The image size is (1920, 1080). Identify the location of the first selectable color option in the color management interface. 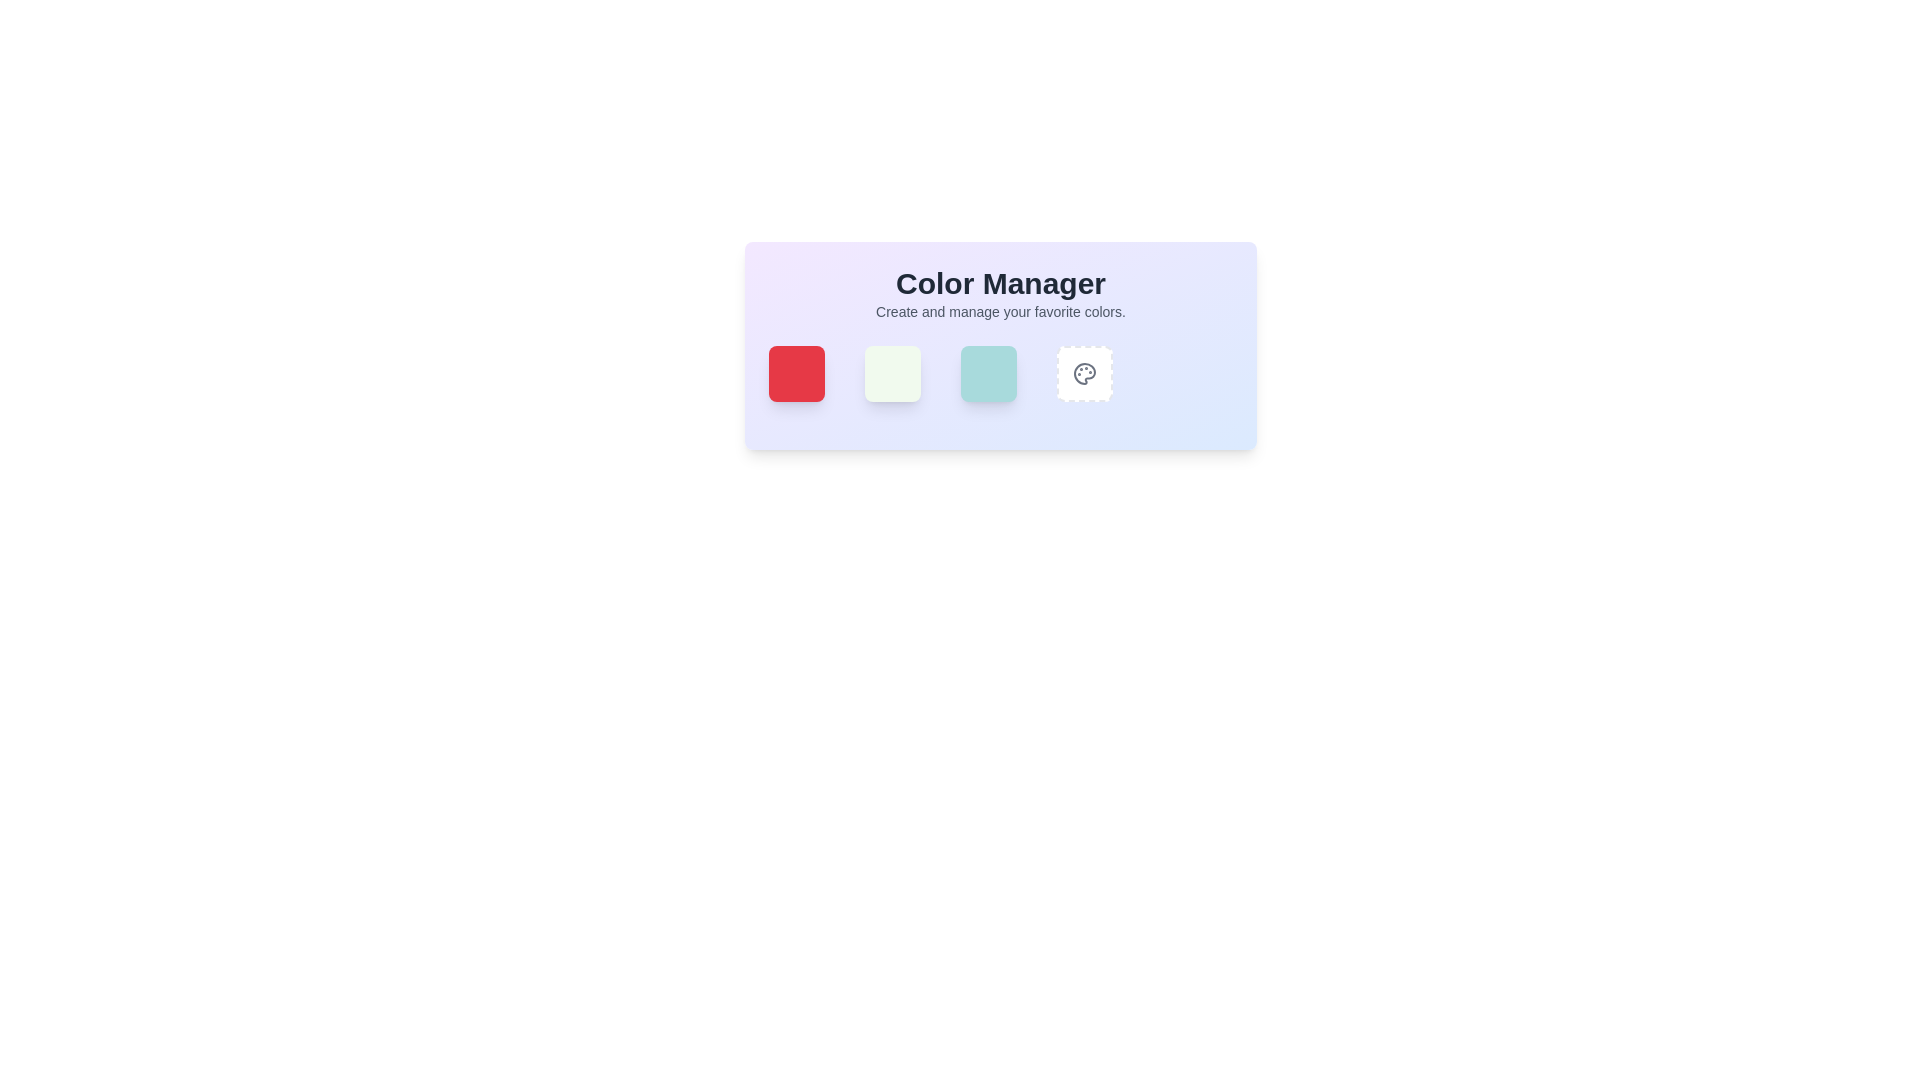
(795, 374).